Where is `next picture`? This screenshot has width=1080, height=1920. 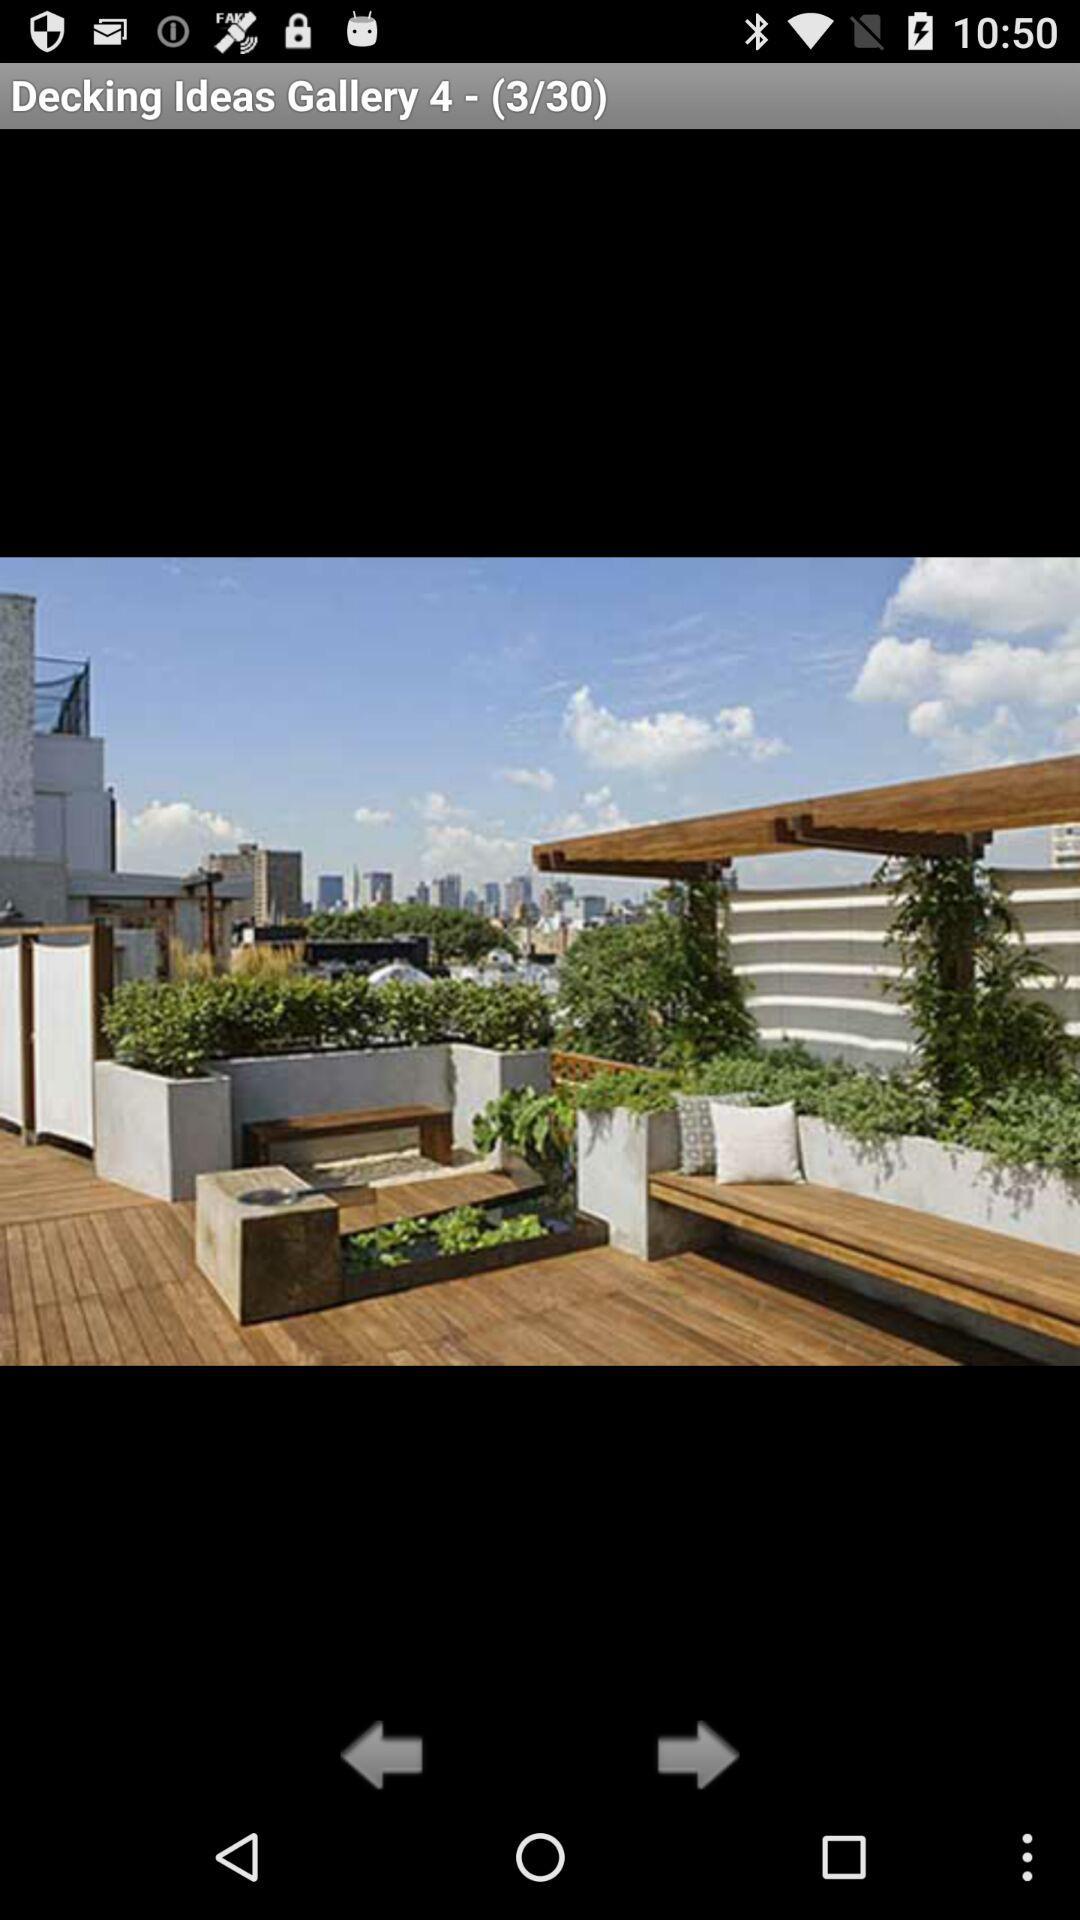 next picture is located at coordinates (691, 1756).